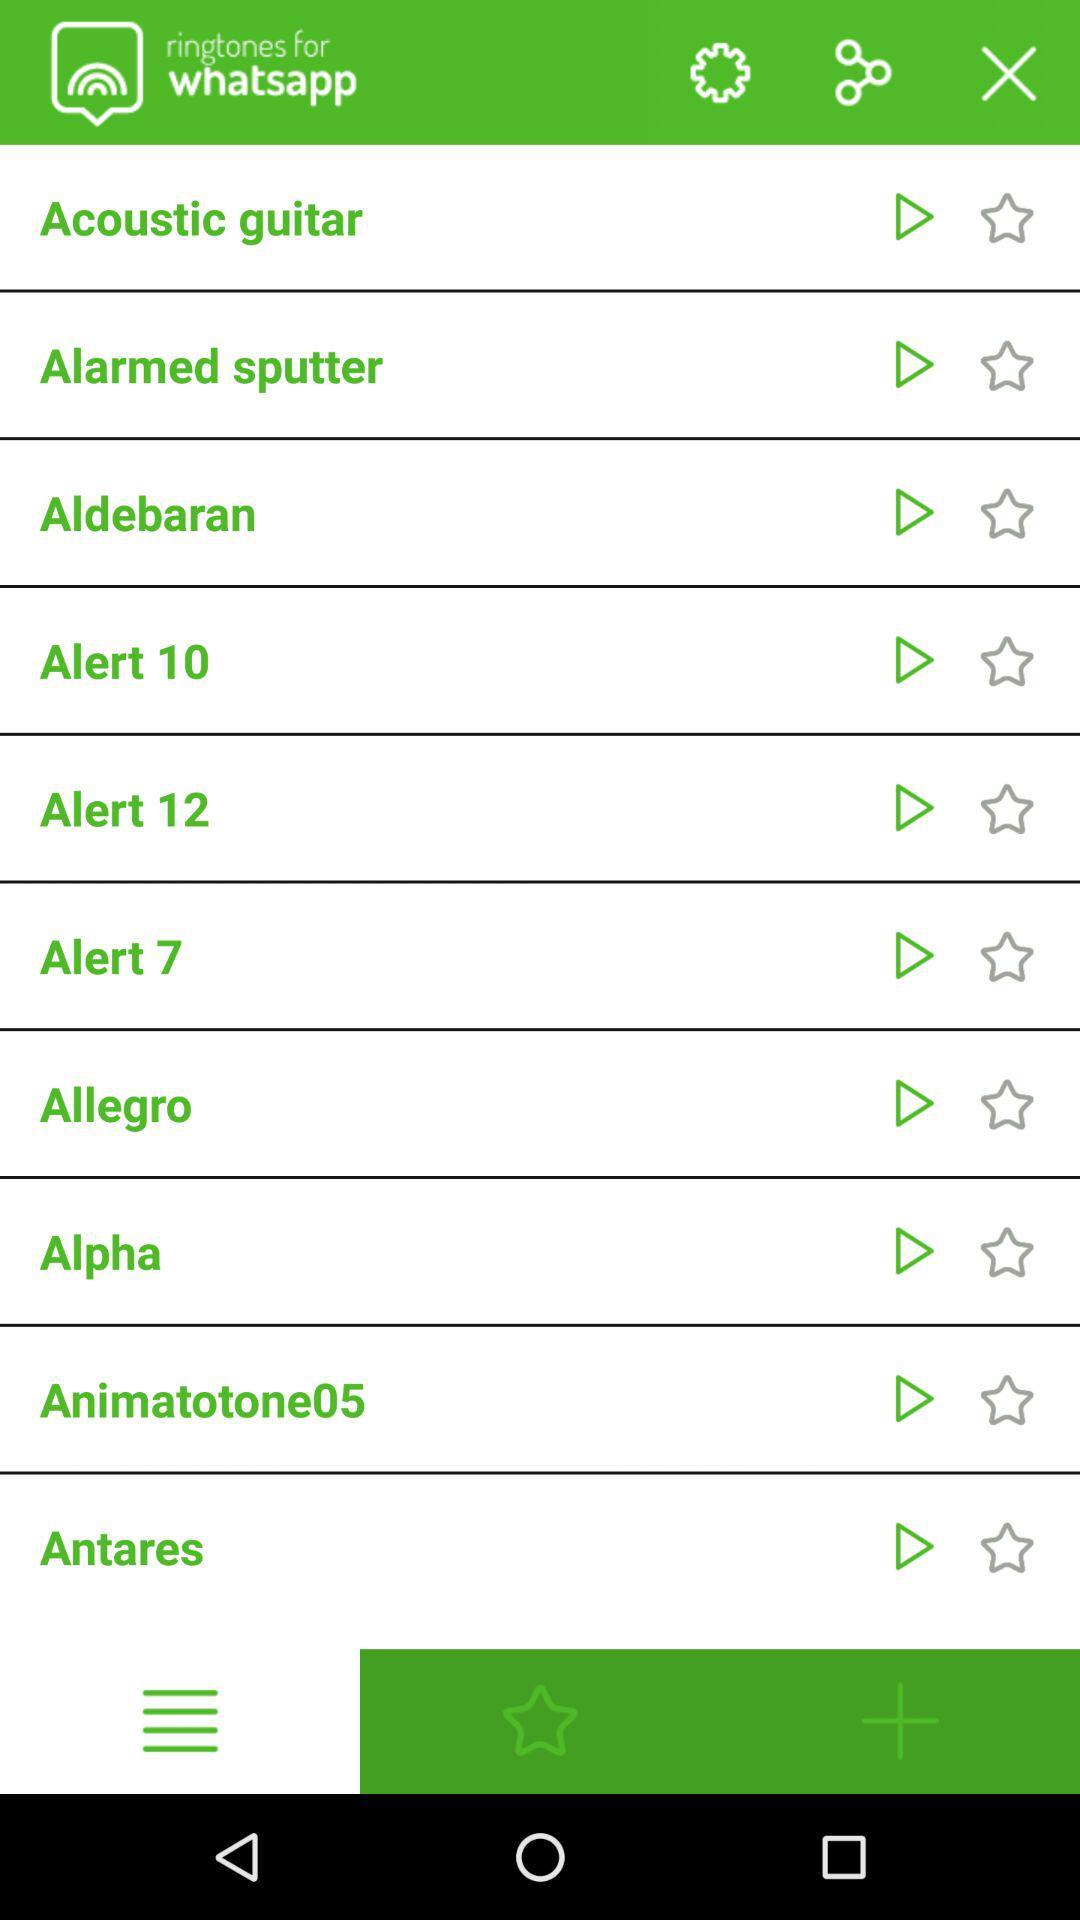 Image resolution: width=1080 pixels, height=1920 pixels. I want to click on the allegro app, so click(454, 1102).